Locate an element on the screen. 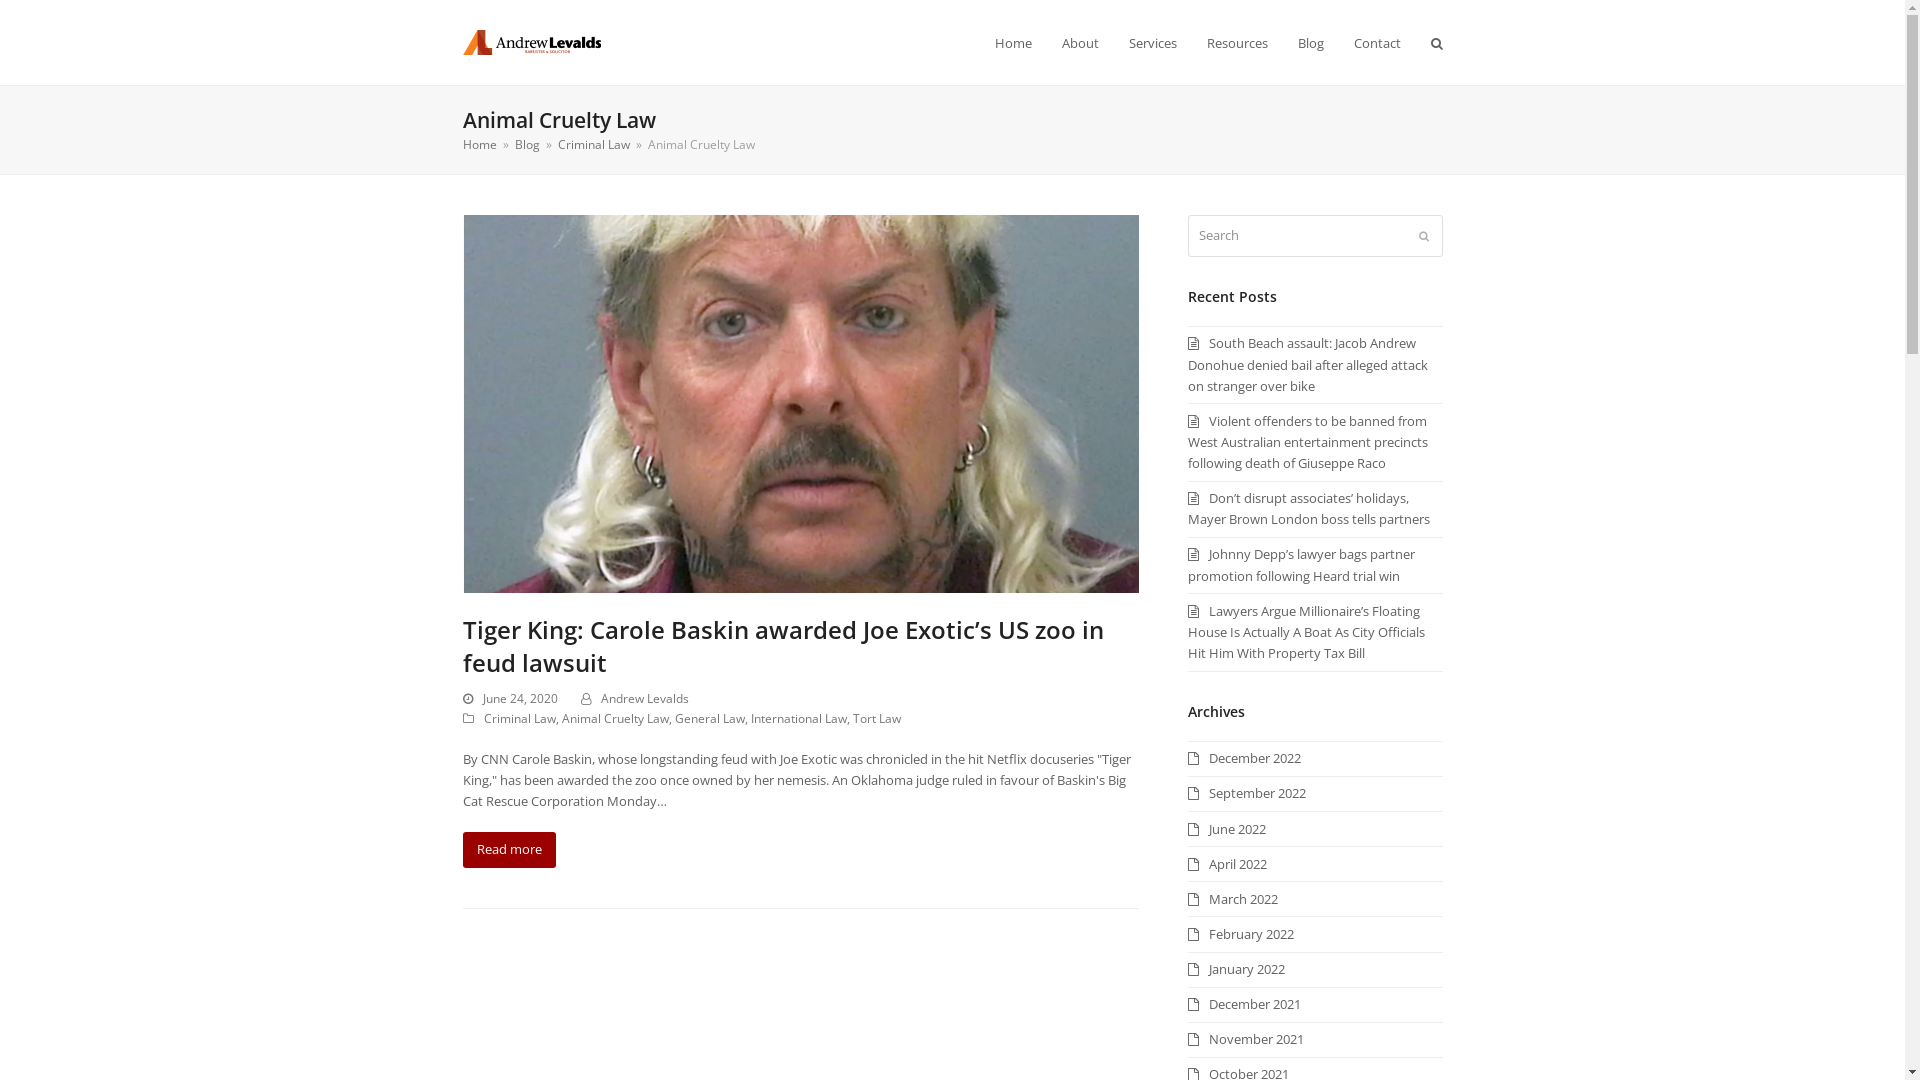 The image size is (1920, 1080). 'Services' is located at coordinates (1152, 42).